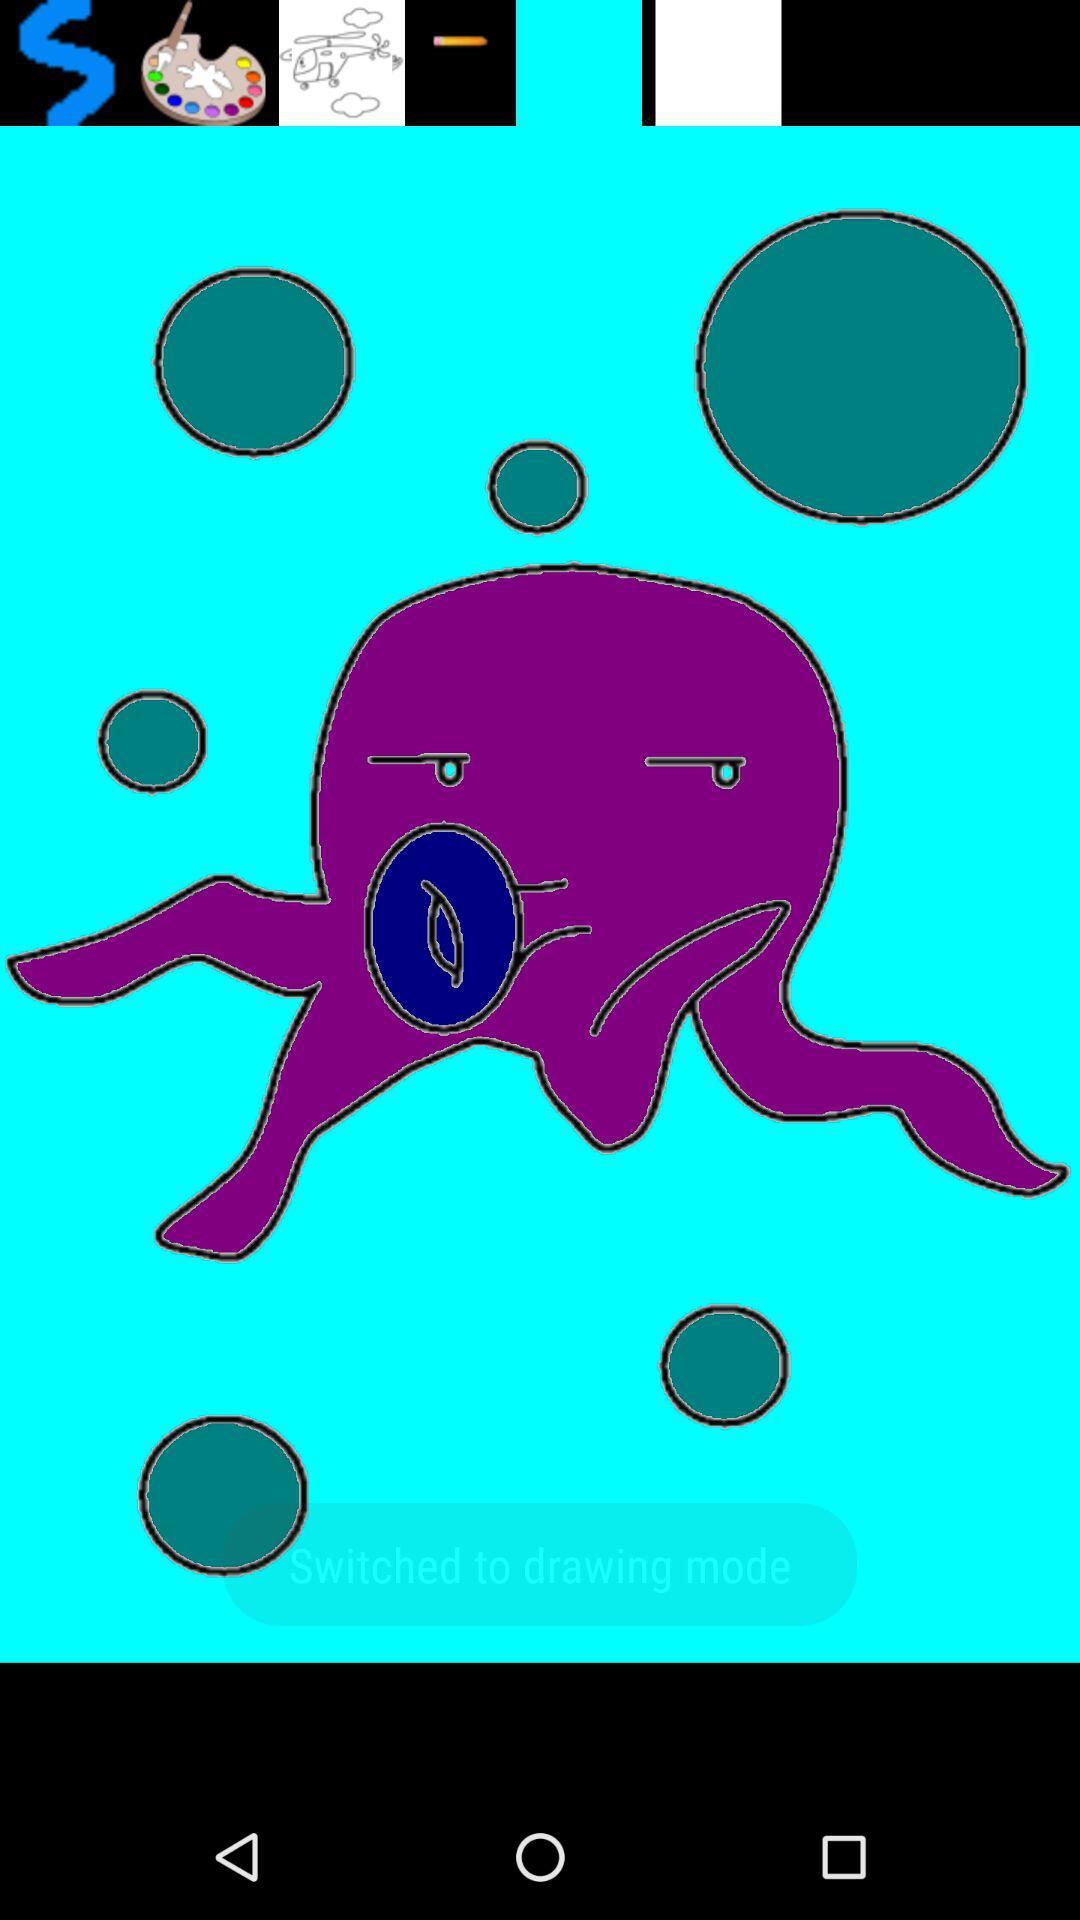 The width and height of the screenshot is (1080, 1920). I want to click on colour page, so click(202, 62).